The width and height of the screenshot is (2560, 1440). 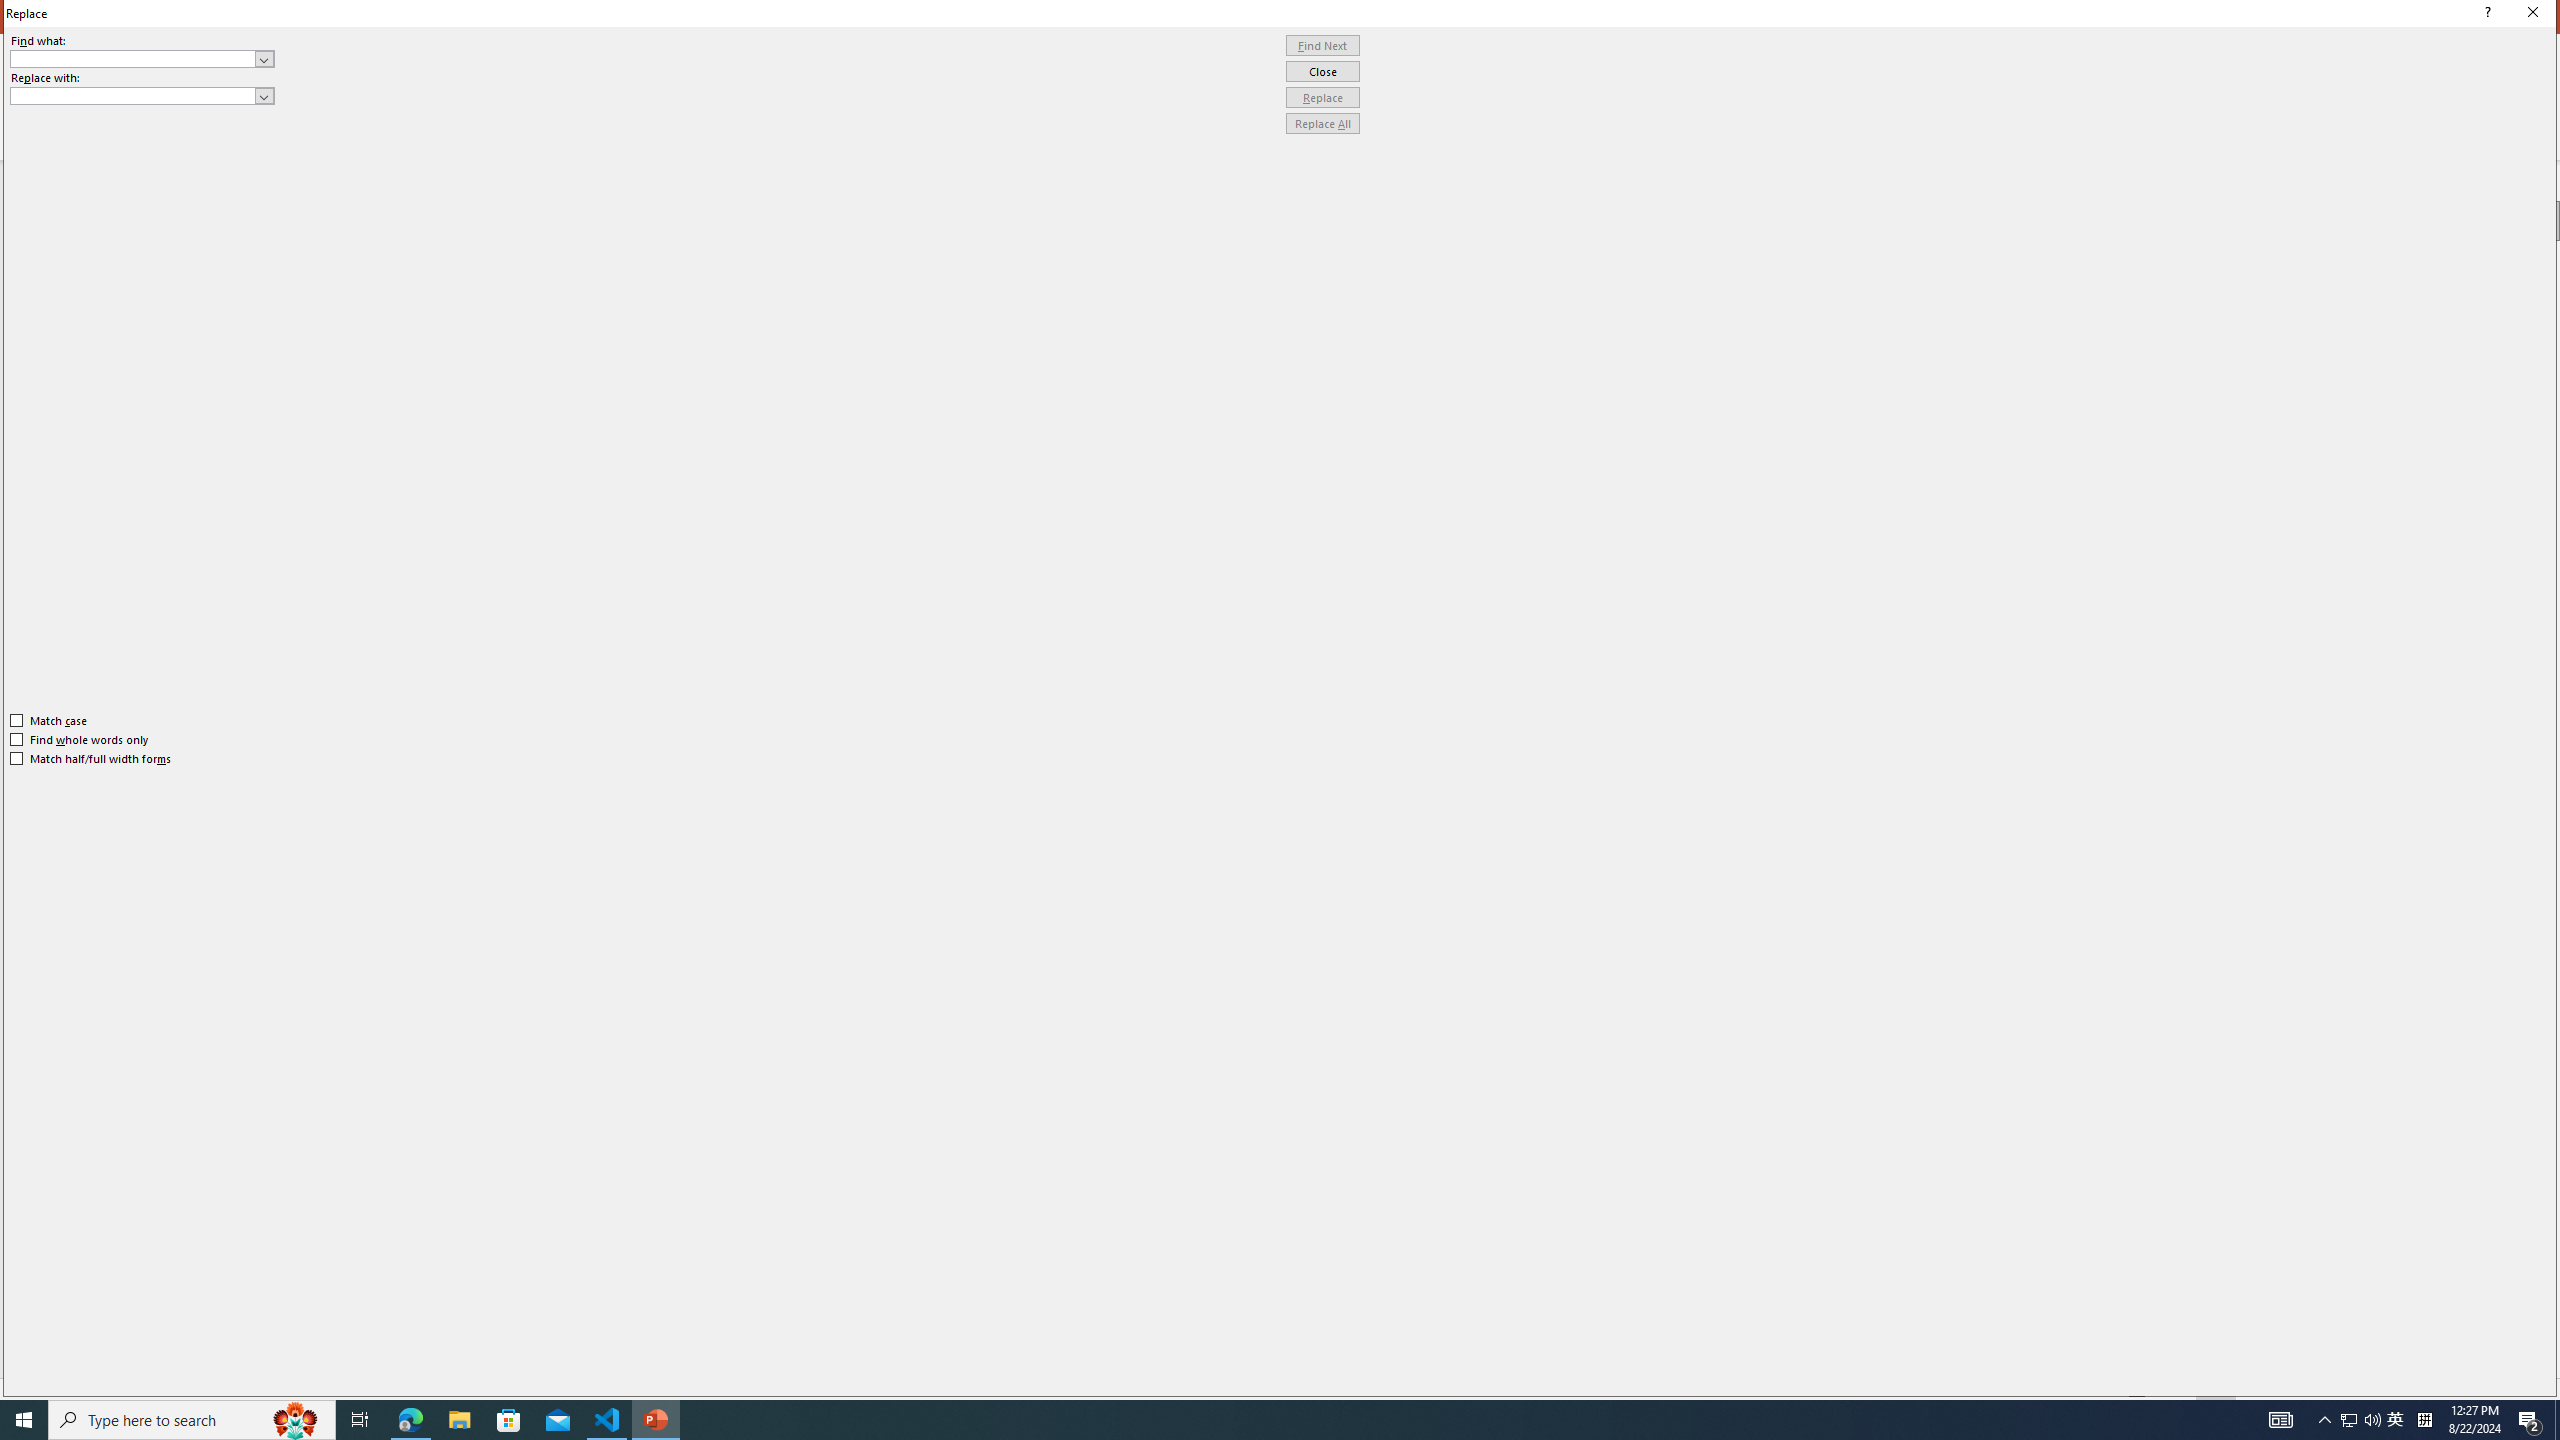 What do you see at coordinates (1322, 45) in the screenshot?
I see `'Find Next'` at bounding box center [1322, 45].